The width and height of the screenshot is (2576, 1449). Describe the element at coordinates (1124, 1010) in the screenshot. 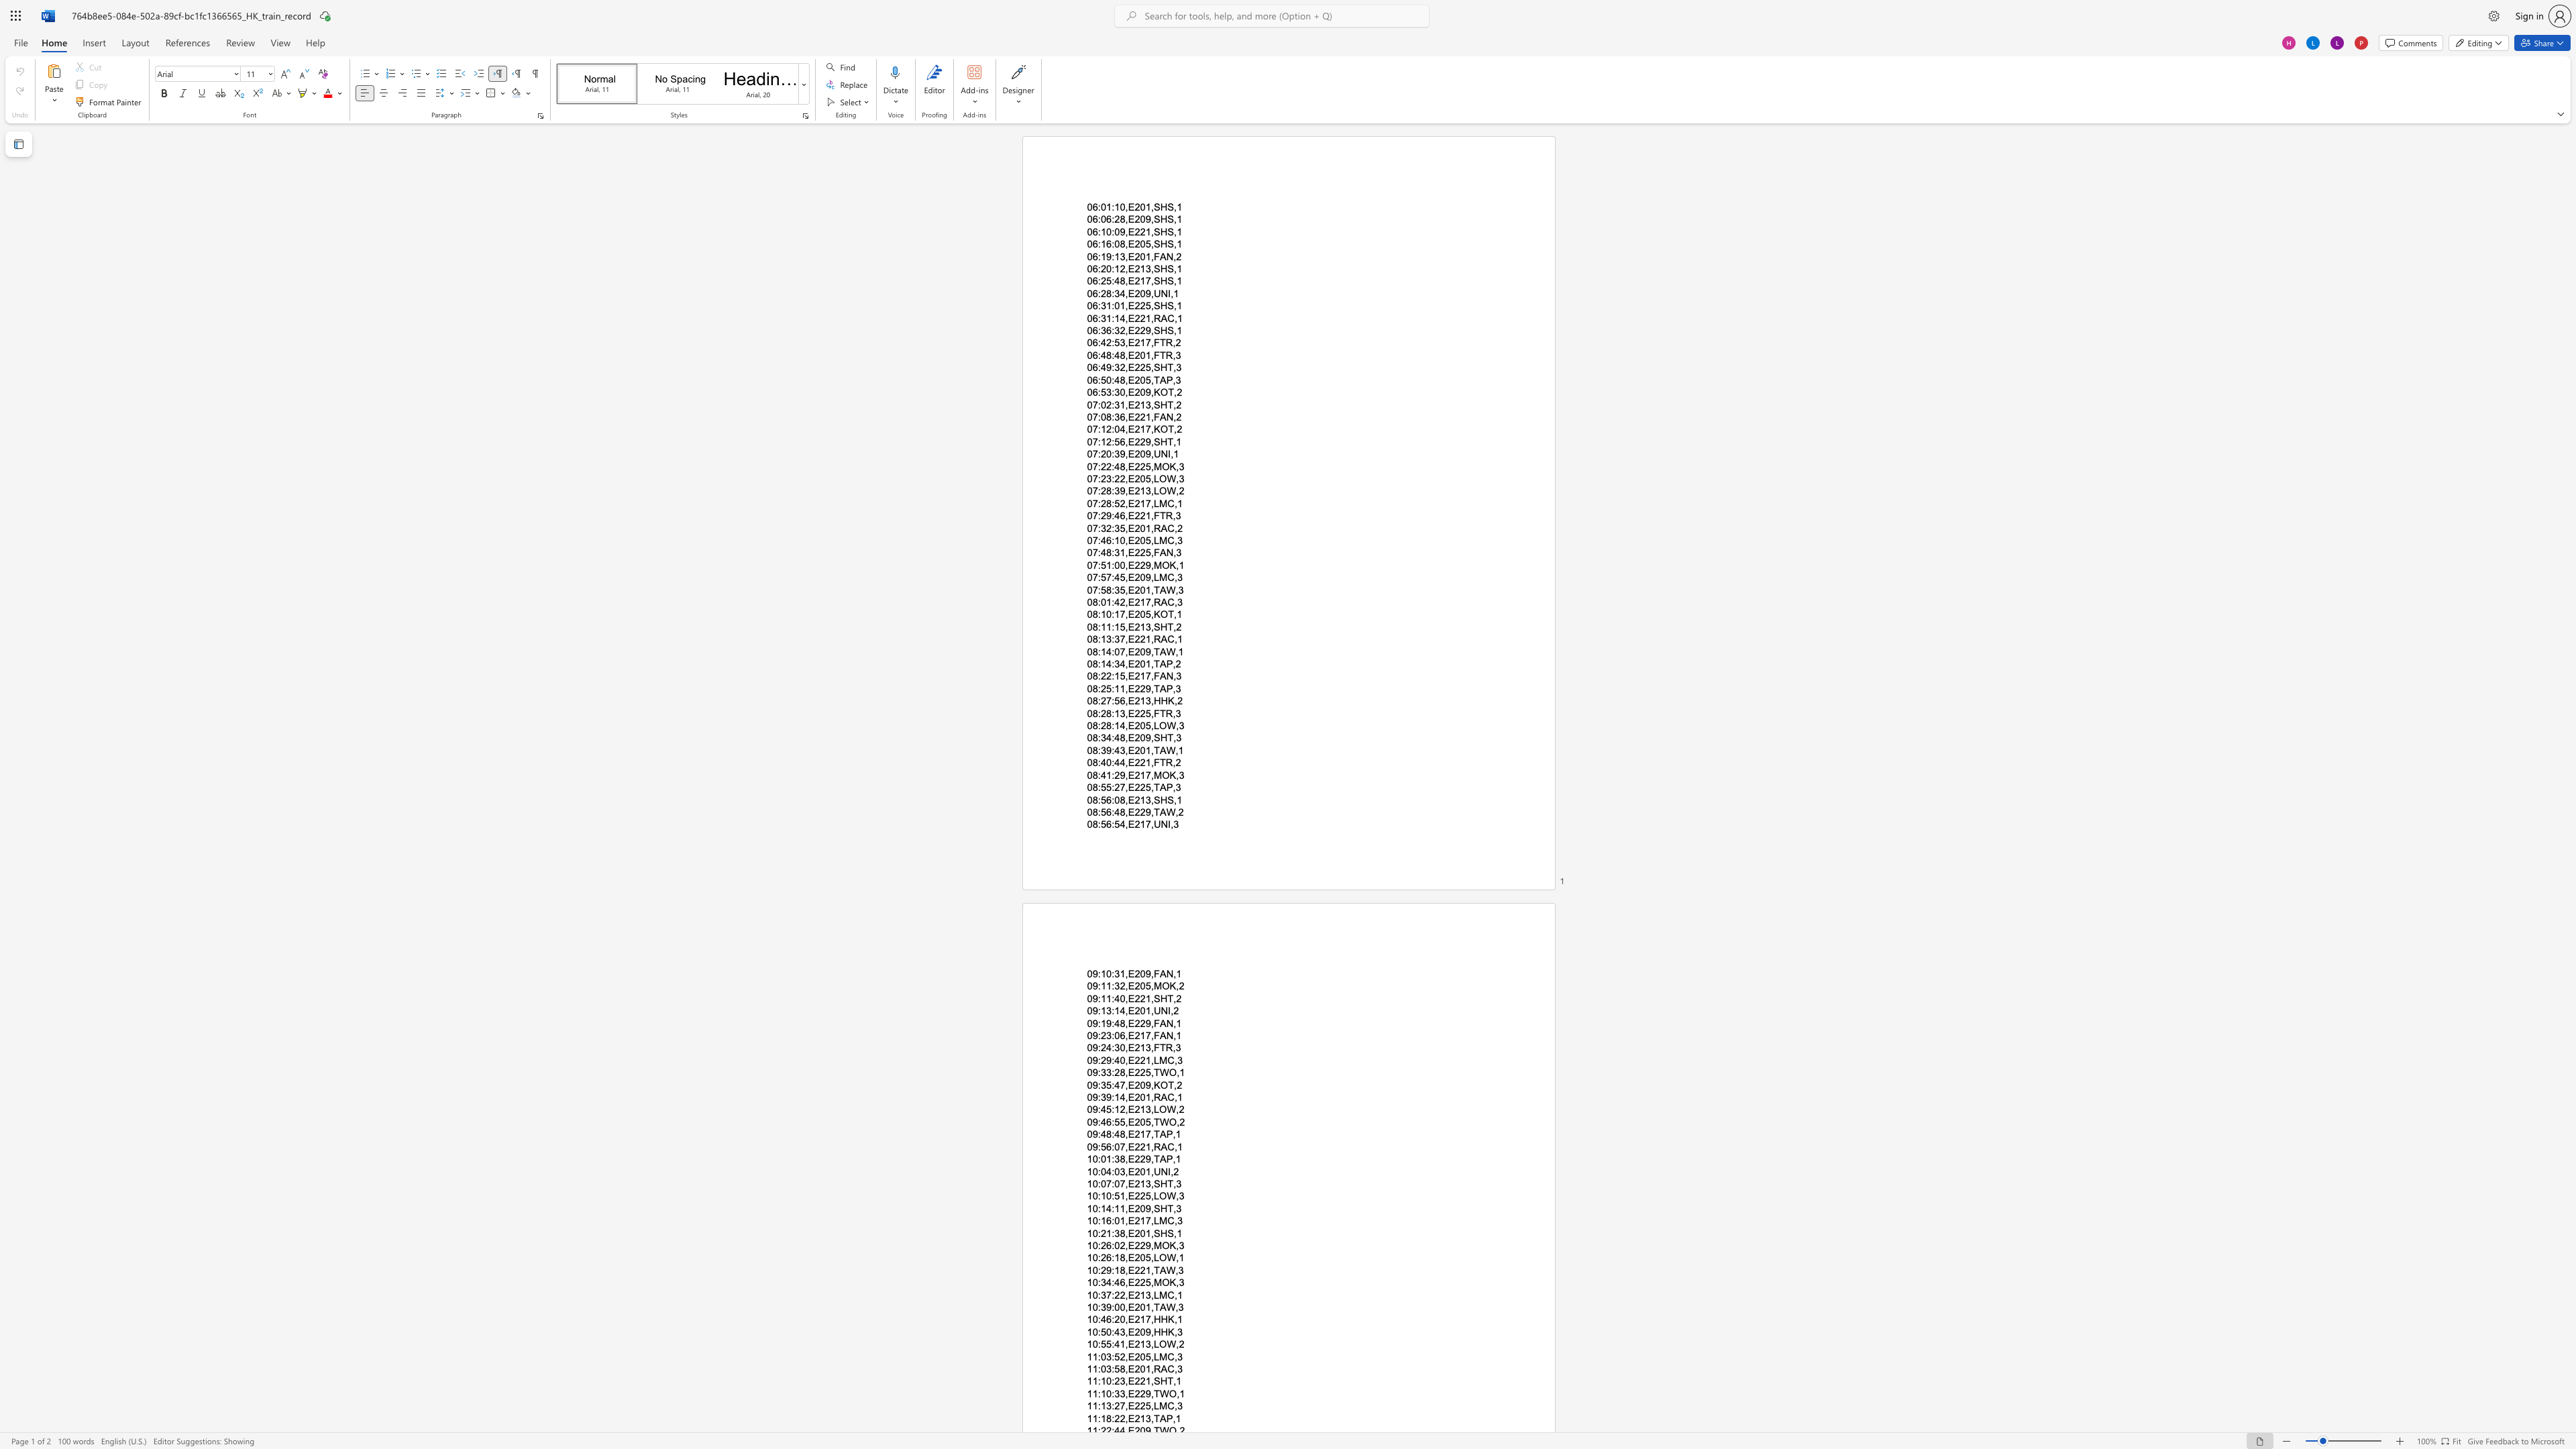

I see `the subset text ",E201,U" within the text "09:13:14,E201,UNI,2"` at that location.